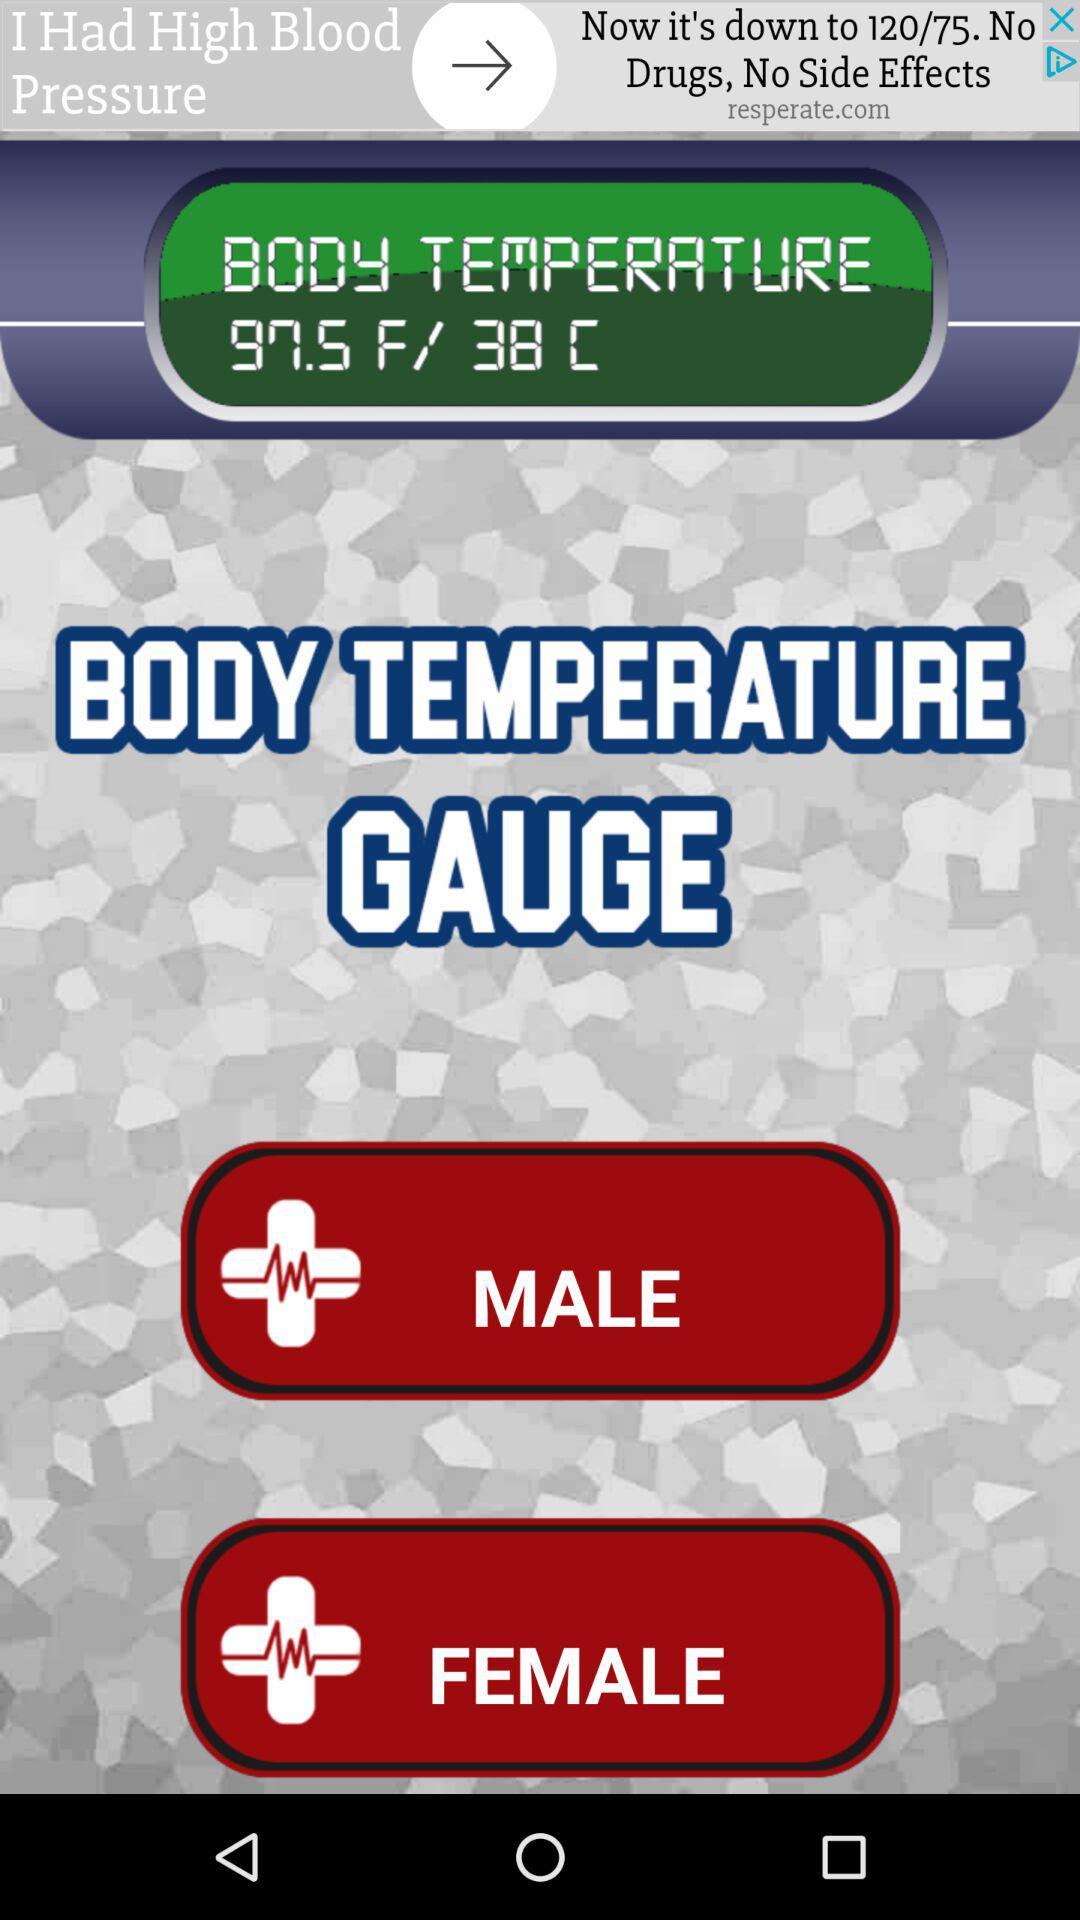  What do you see at coordinates (540, 65) in the screenshot?
I see `advertisement` at bounding box center [540, 65].